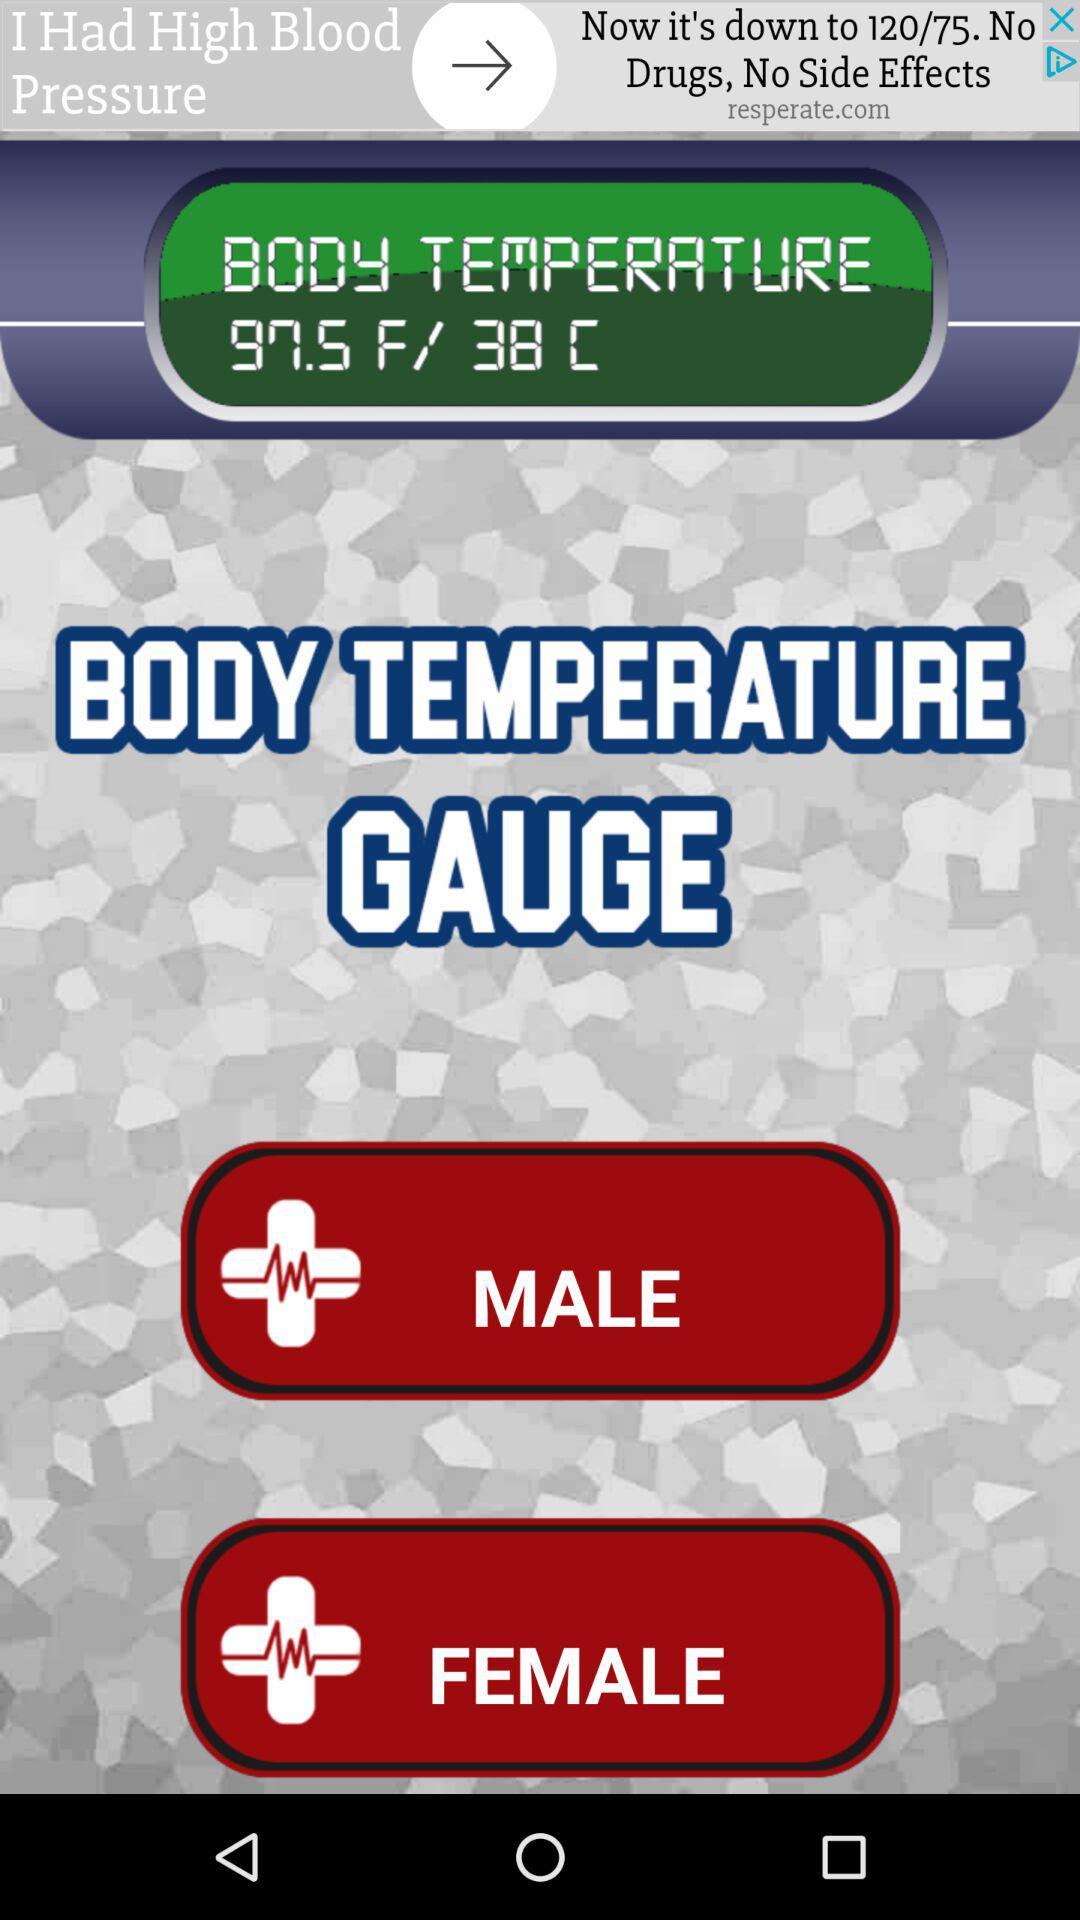  What do you see at coordinates (540, 65) in the screenshot?
I see `advertisement` at bounding box center [540, 65].